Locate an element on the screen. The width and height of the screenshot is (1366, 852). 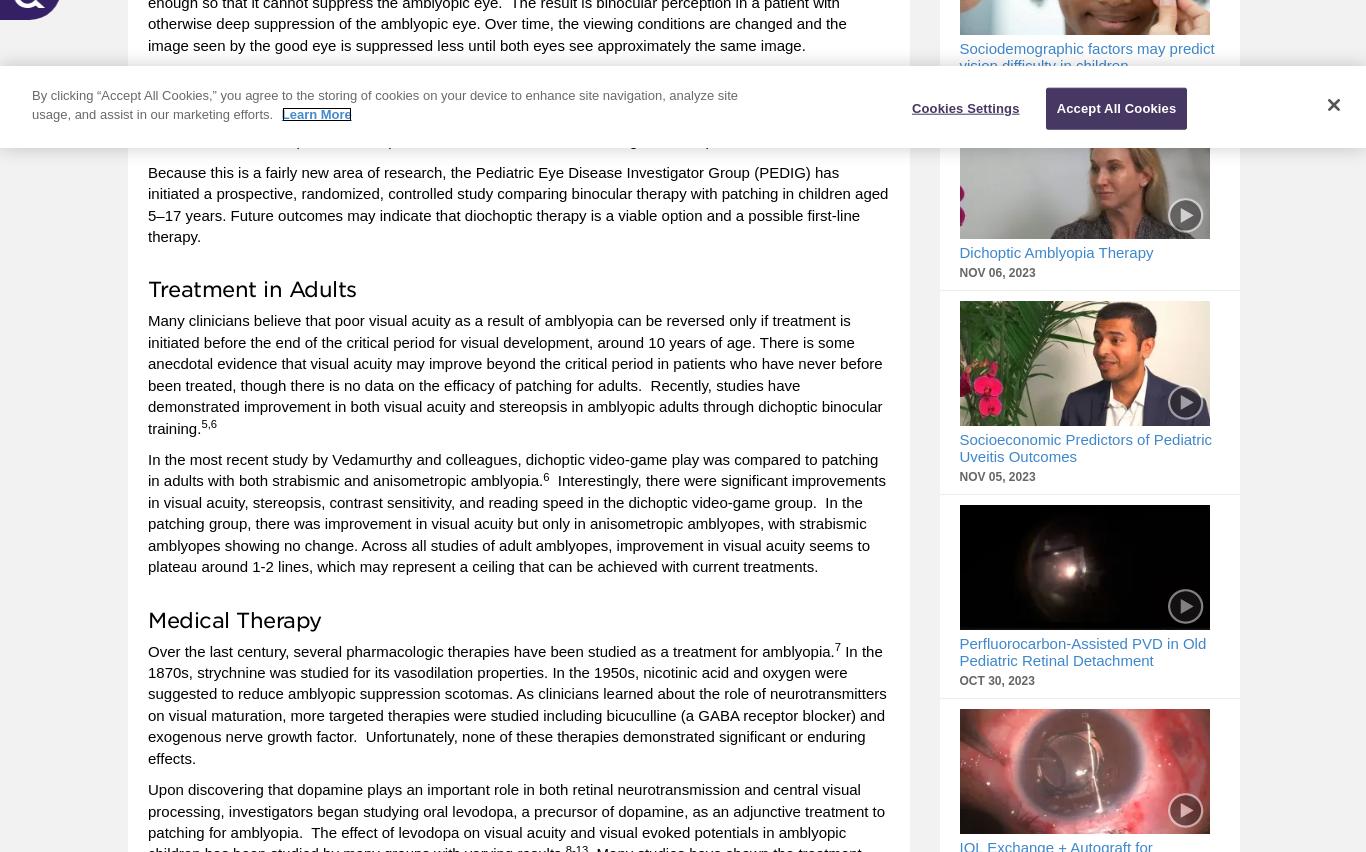
'5,6' is located at coordinates (207, 423).